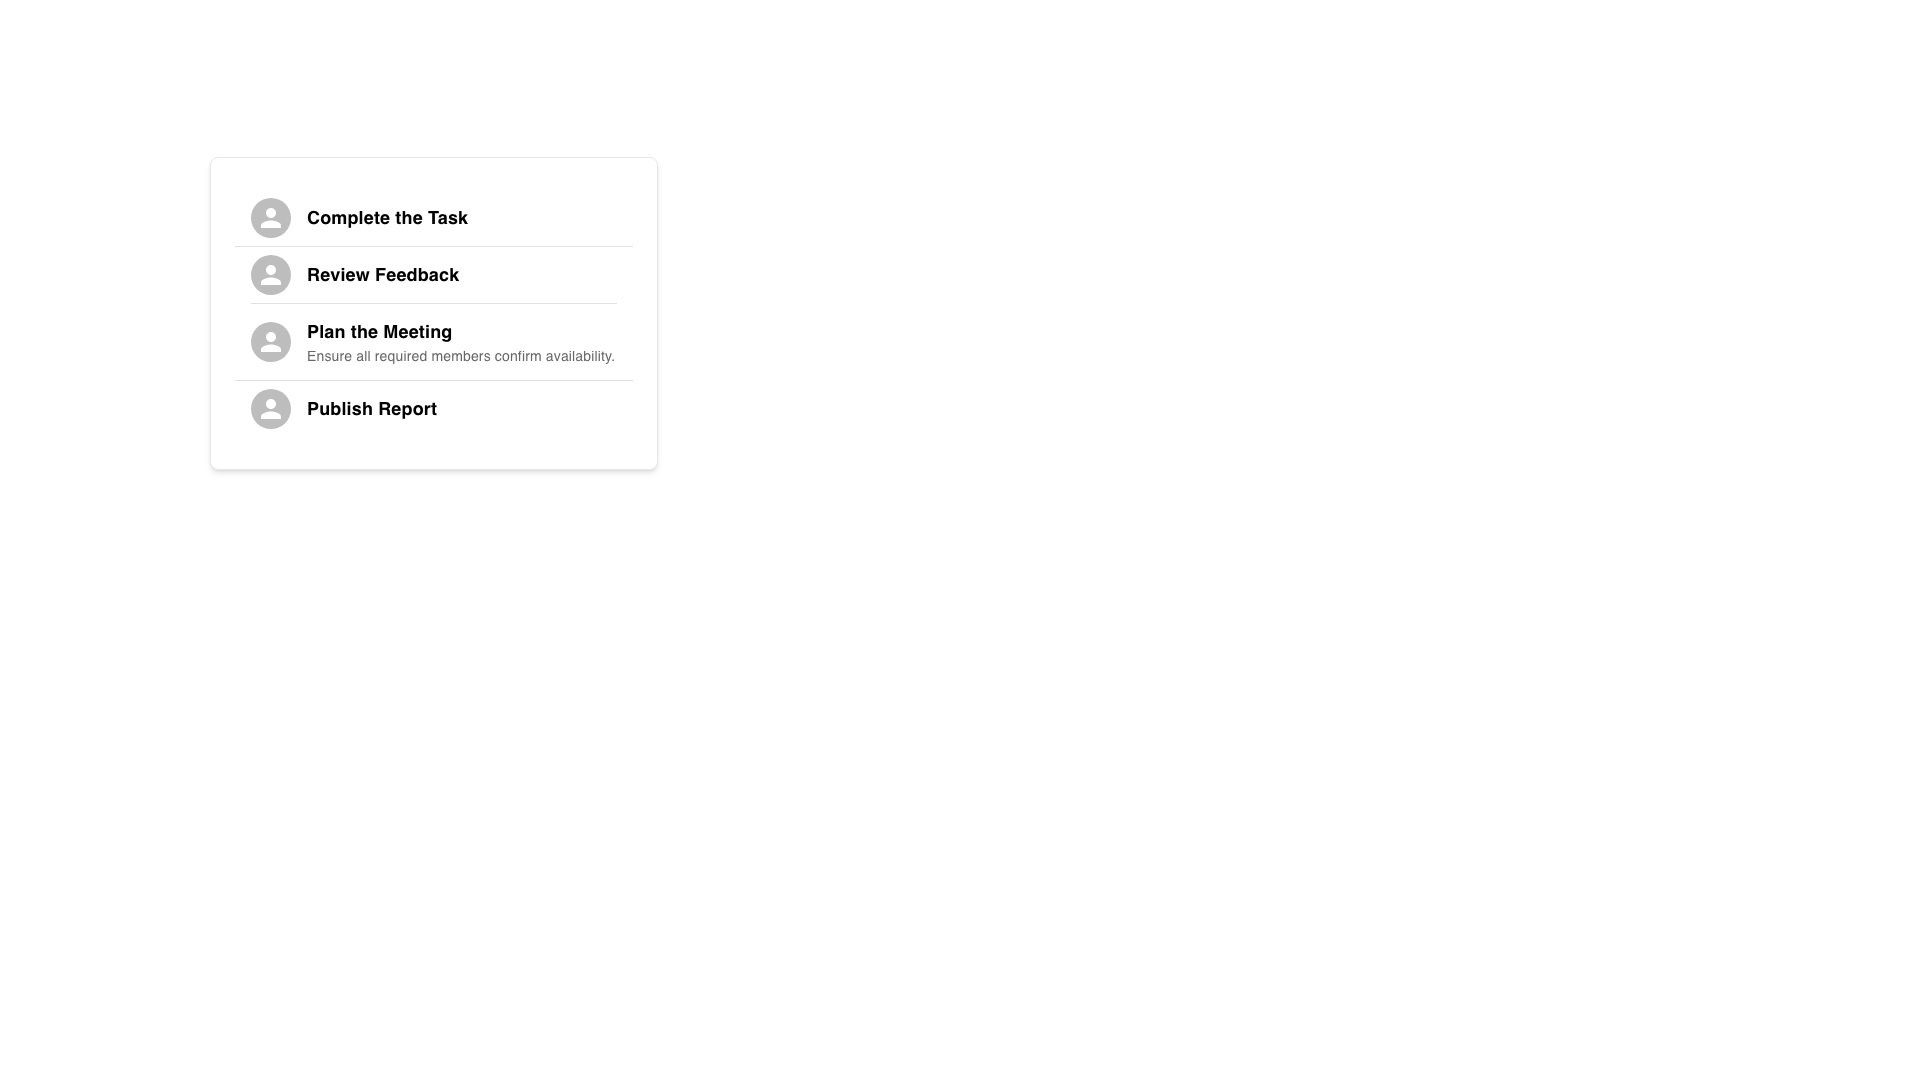  I want to click on the avatar icon representing the user associated with the task 'Complete the Task', located at the top-left of the vertical list of items, so click(269, 218).